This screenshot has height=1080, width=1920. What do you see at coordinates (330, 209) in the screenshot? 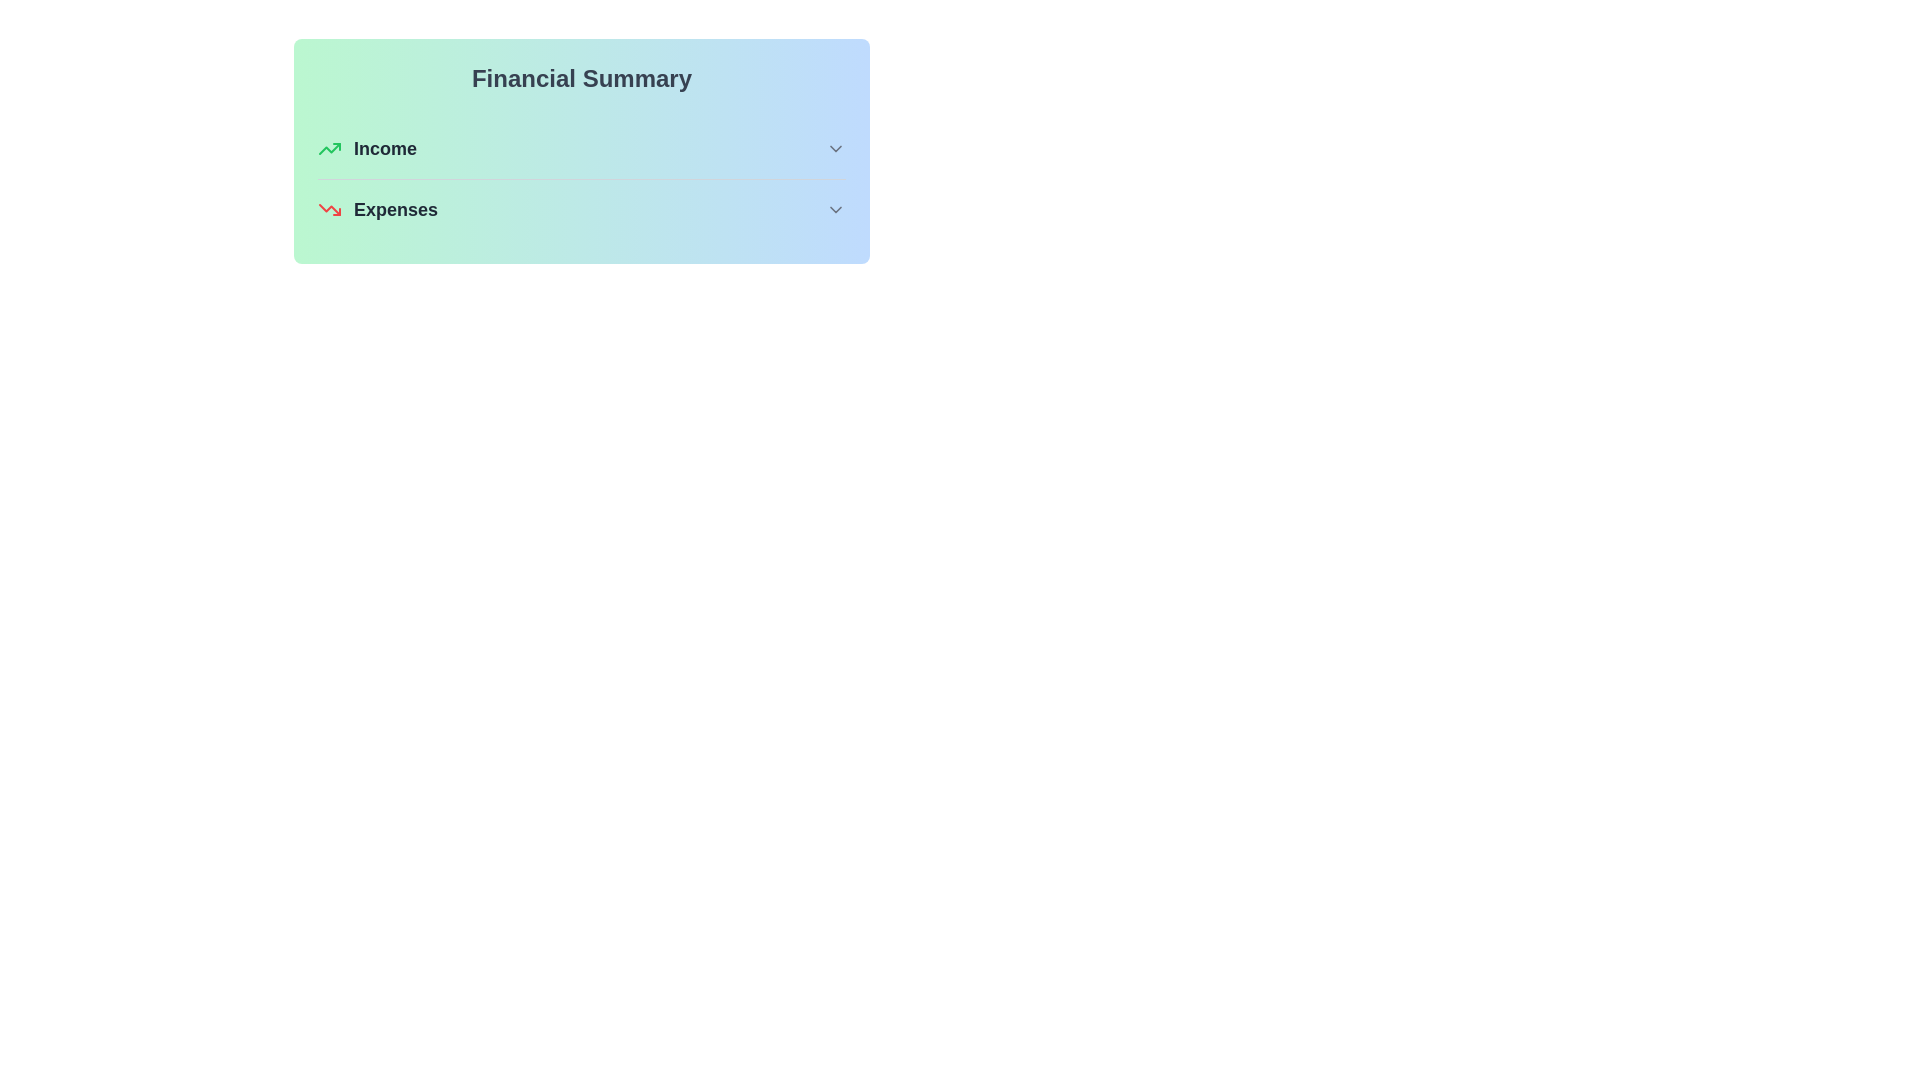
I see `the downward-trending arrow icon that is part of the financial summary section, located to the left of the 'Expenses' text` at bounding box center [330, 209].